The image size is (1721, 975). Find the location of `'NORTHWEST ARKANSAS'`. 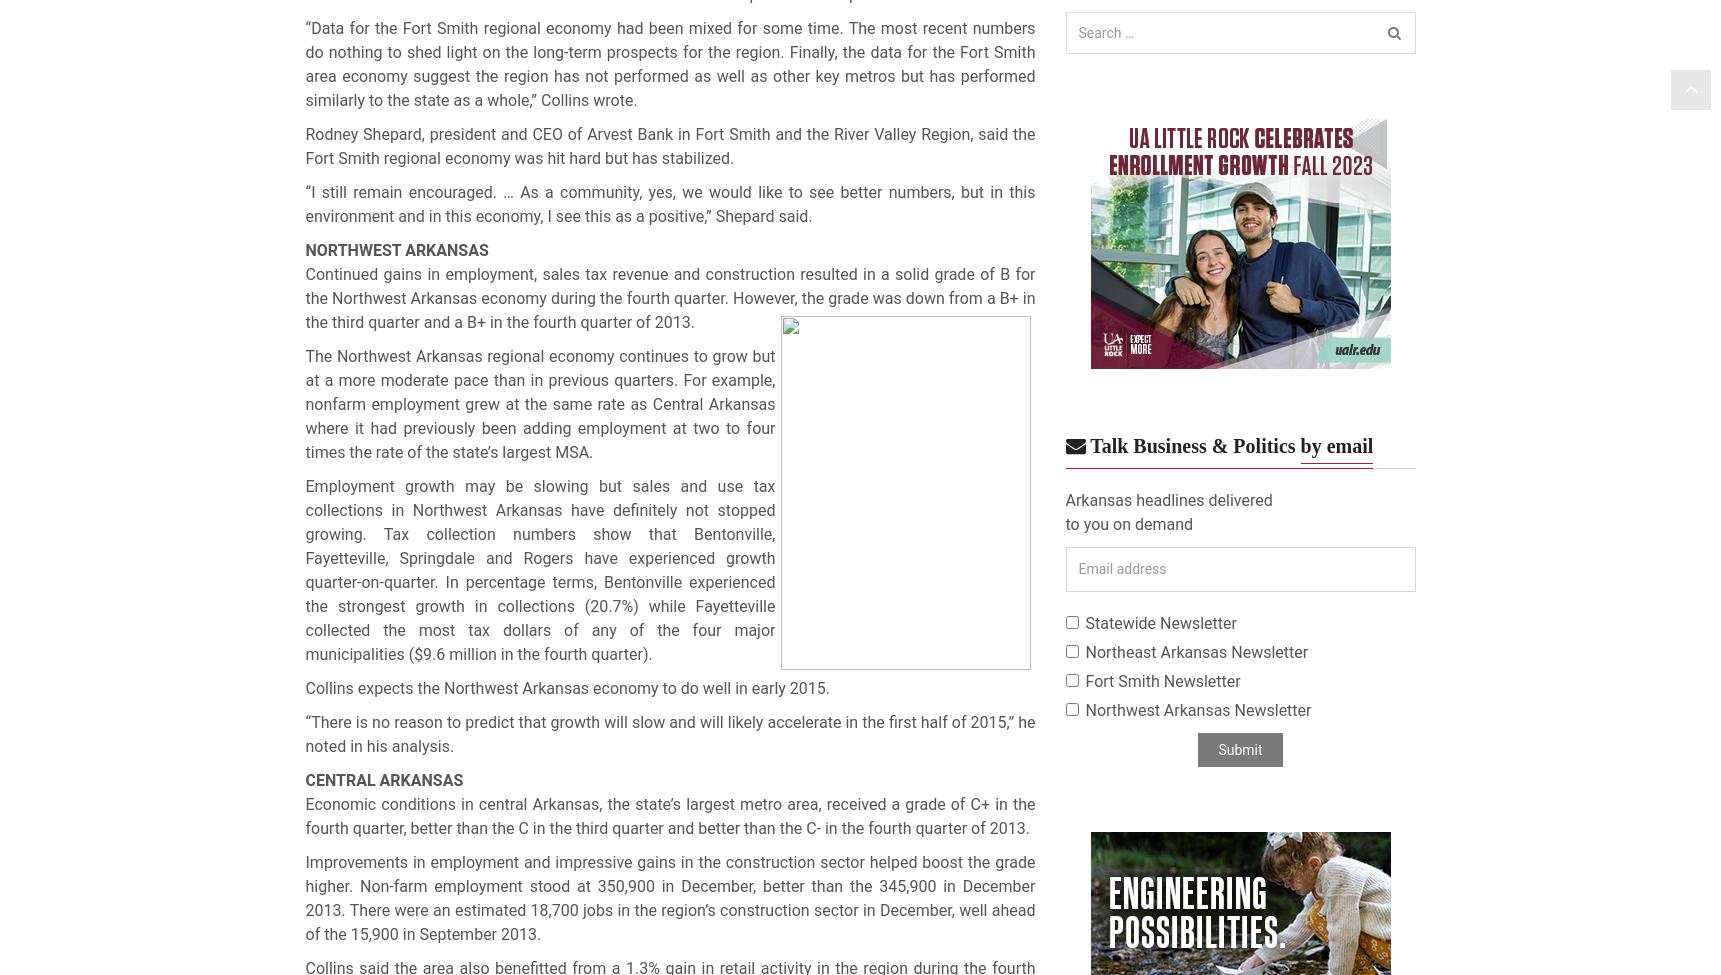

'NORTHWEST ARKANSAS' is located at coordinates (303, 250).